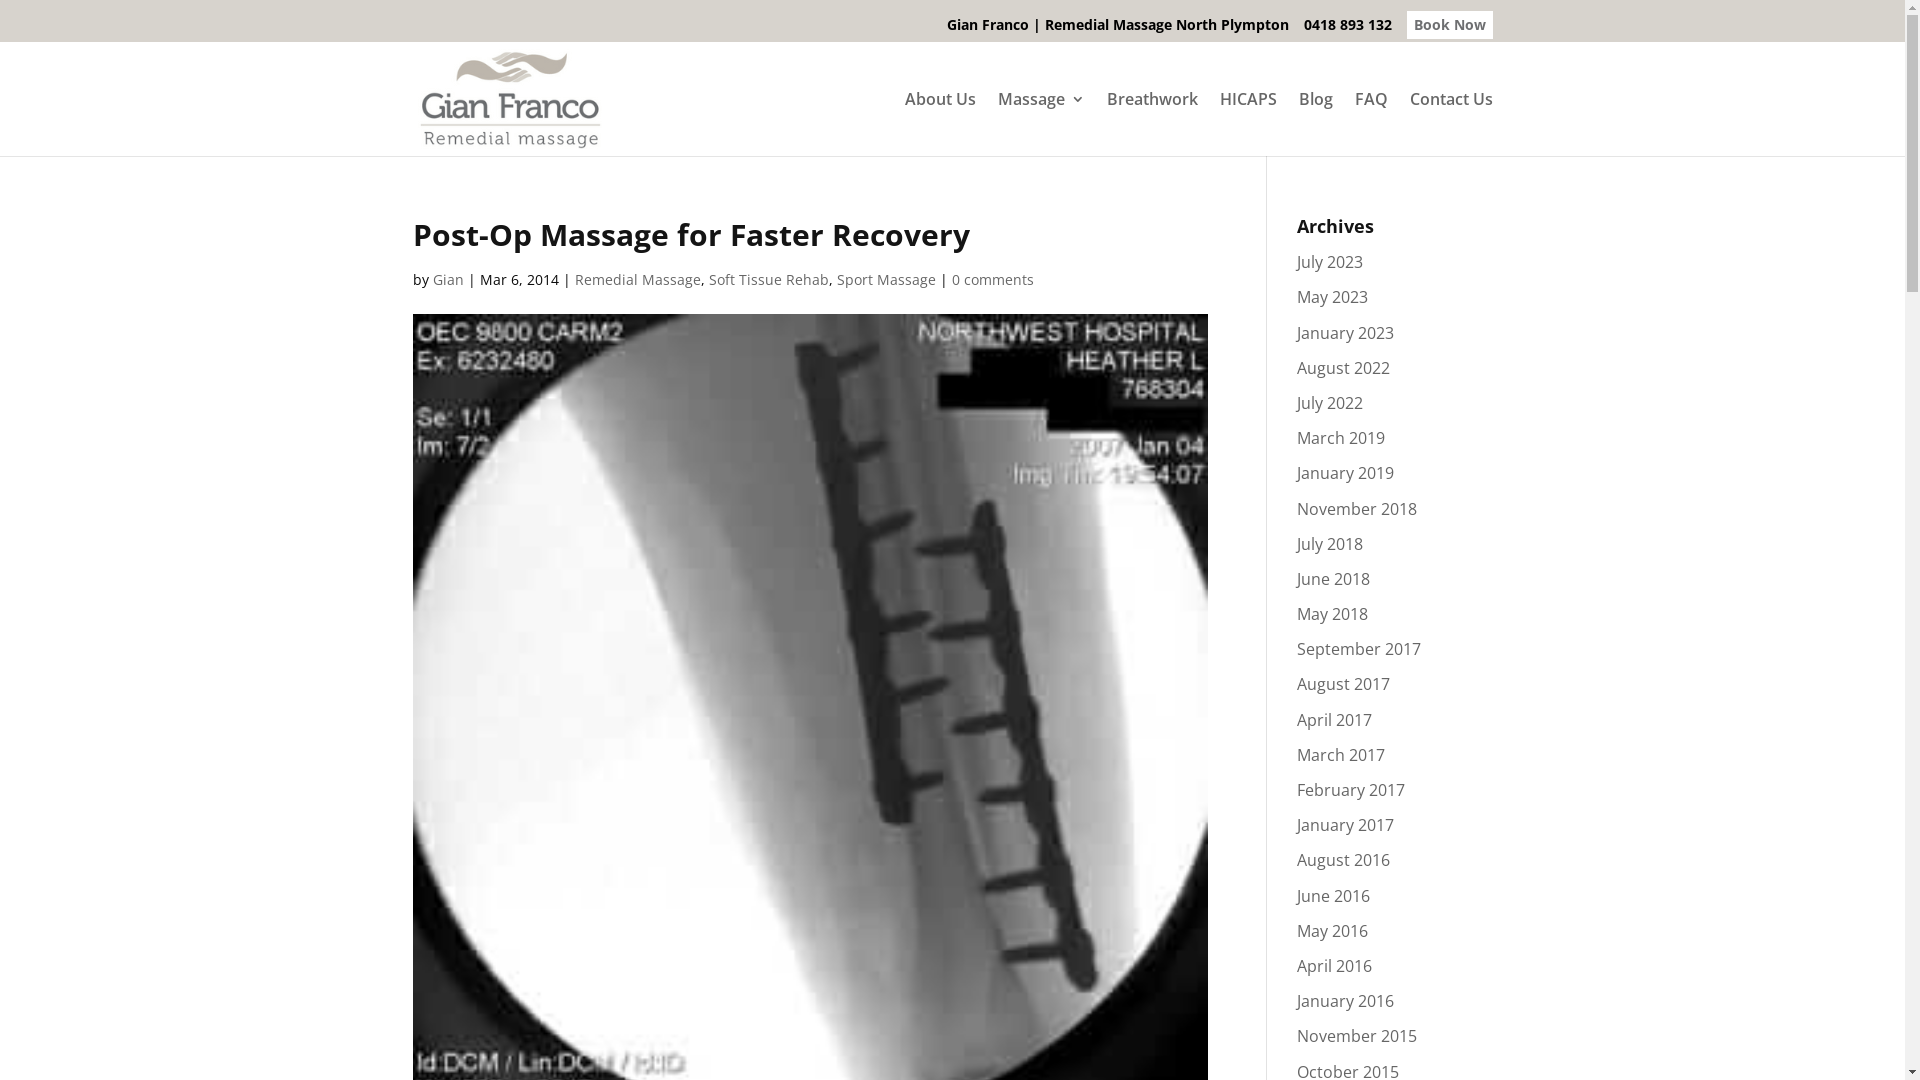  Describe the element at coordinates (1334, 964) in the screenshot. I see `'April 2016'` at that location.